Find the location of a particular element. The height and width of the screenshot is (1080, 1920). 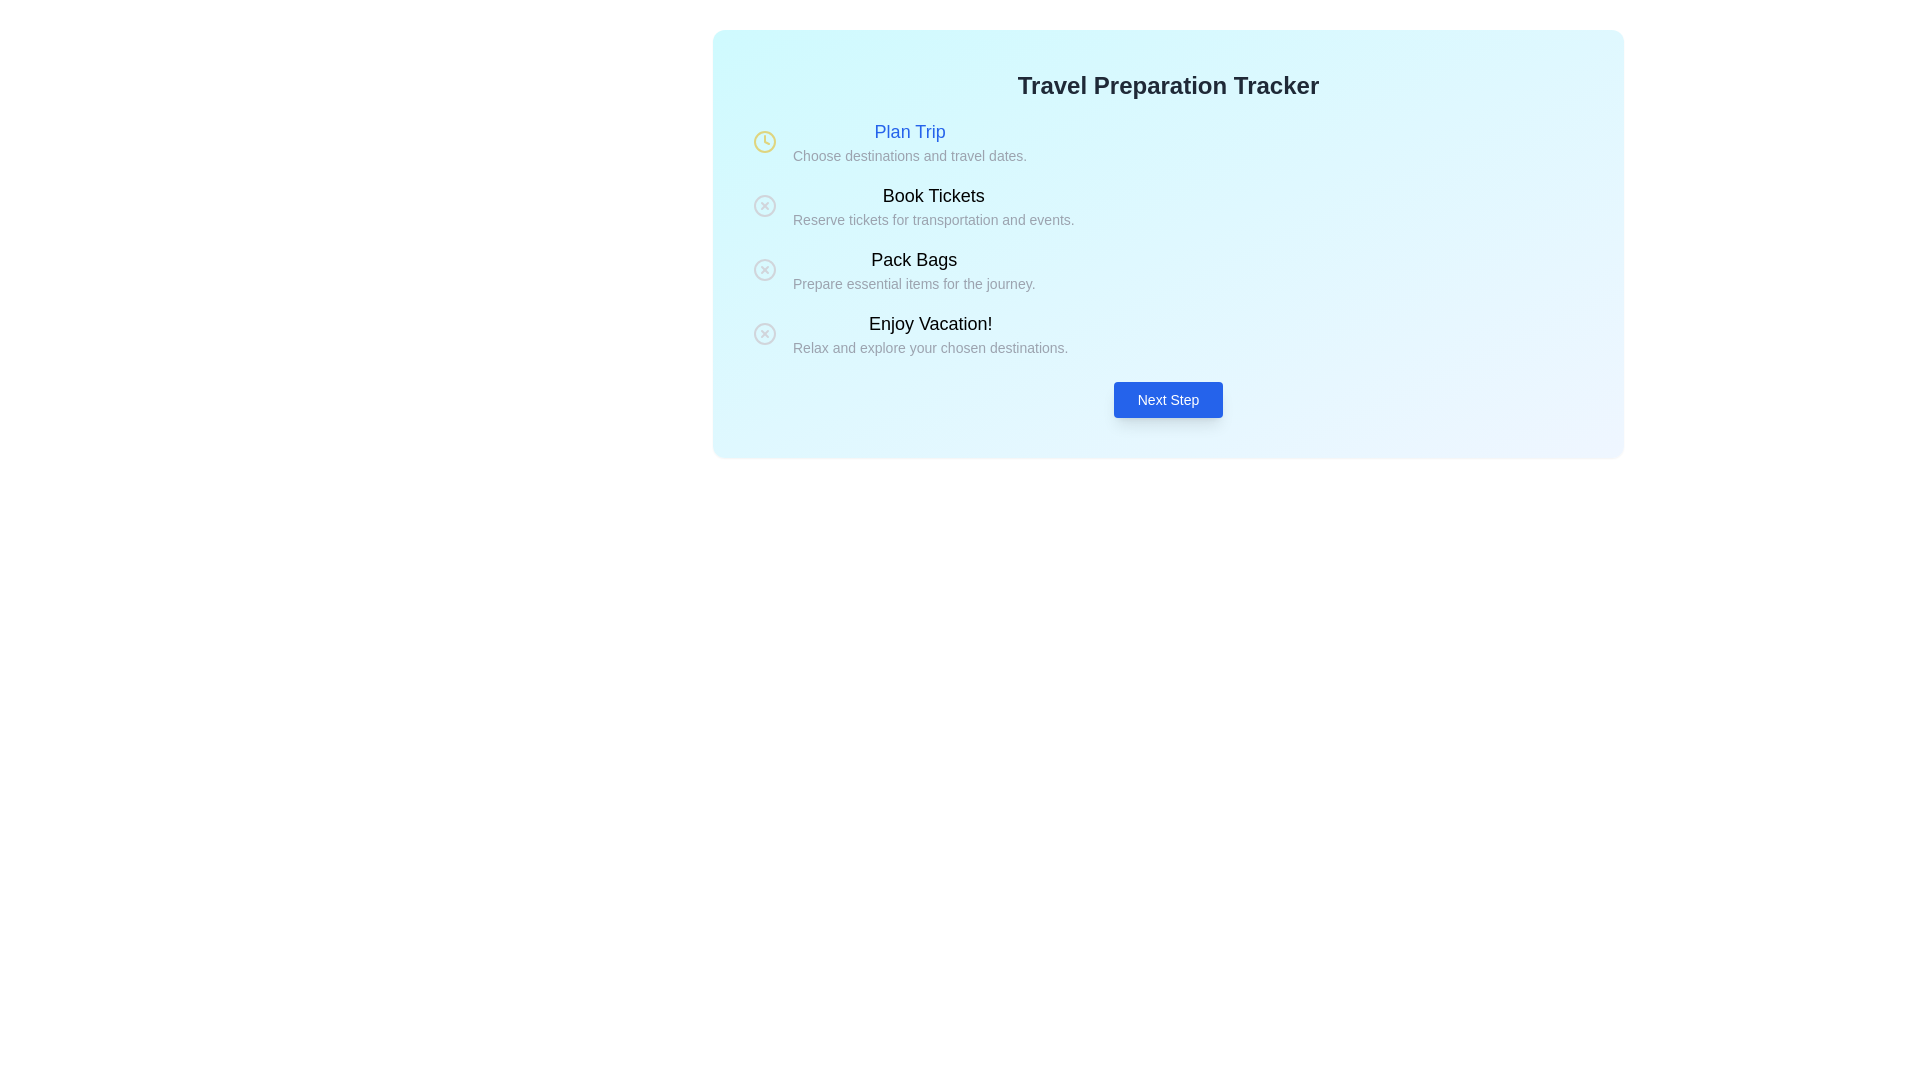

the explanatory Text Label located beneath the 'Pack Bags' title, which provides information about the tasks involved in that section is located at coordinates (913, 284).